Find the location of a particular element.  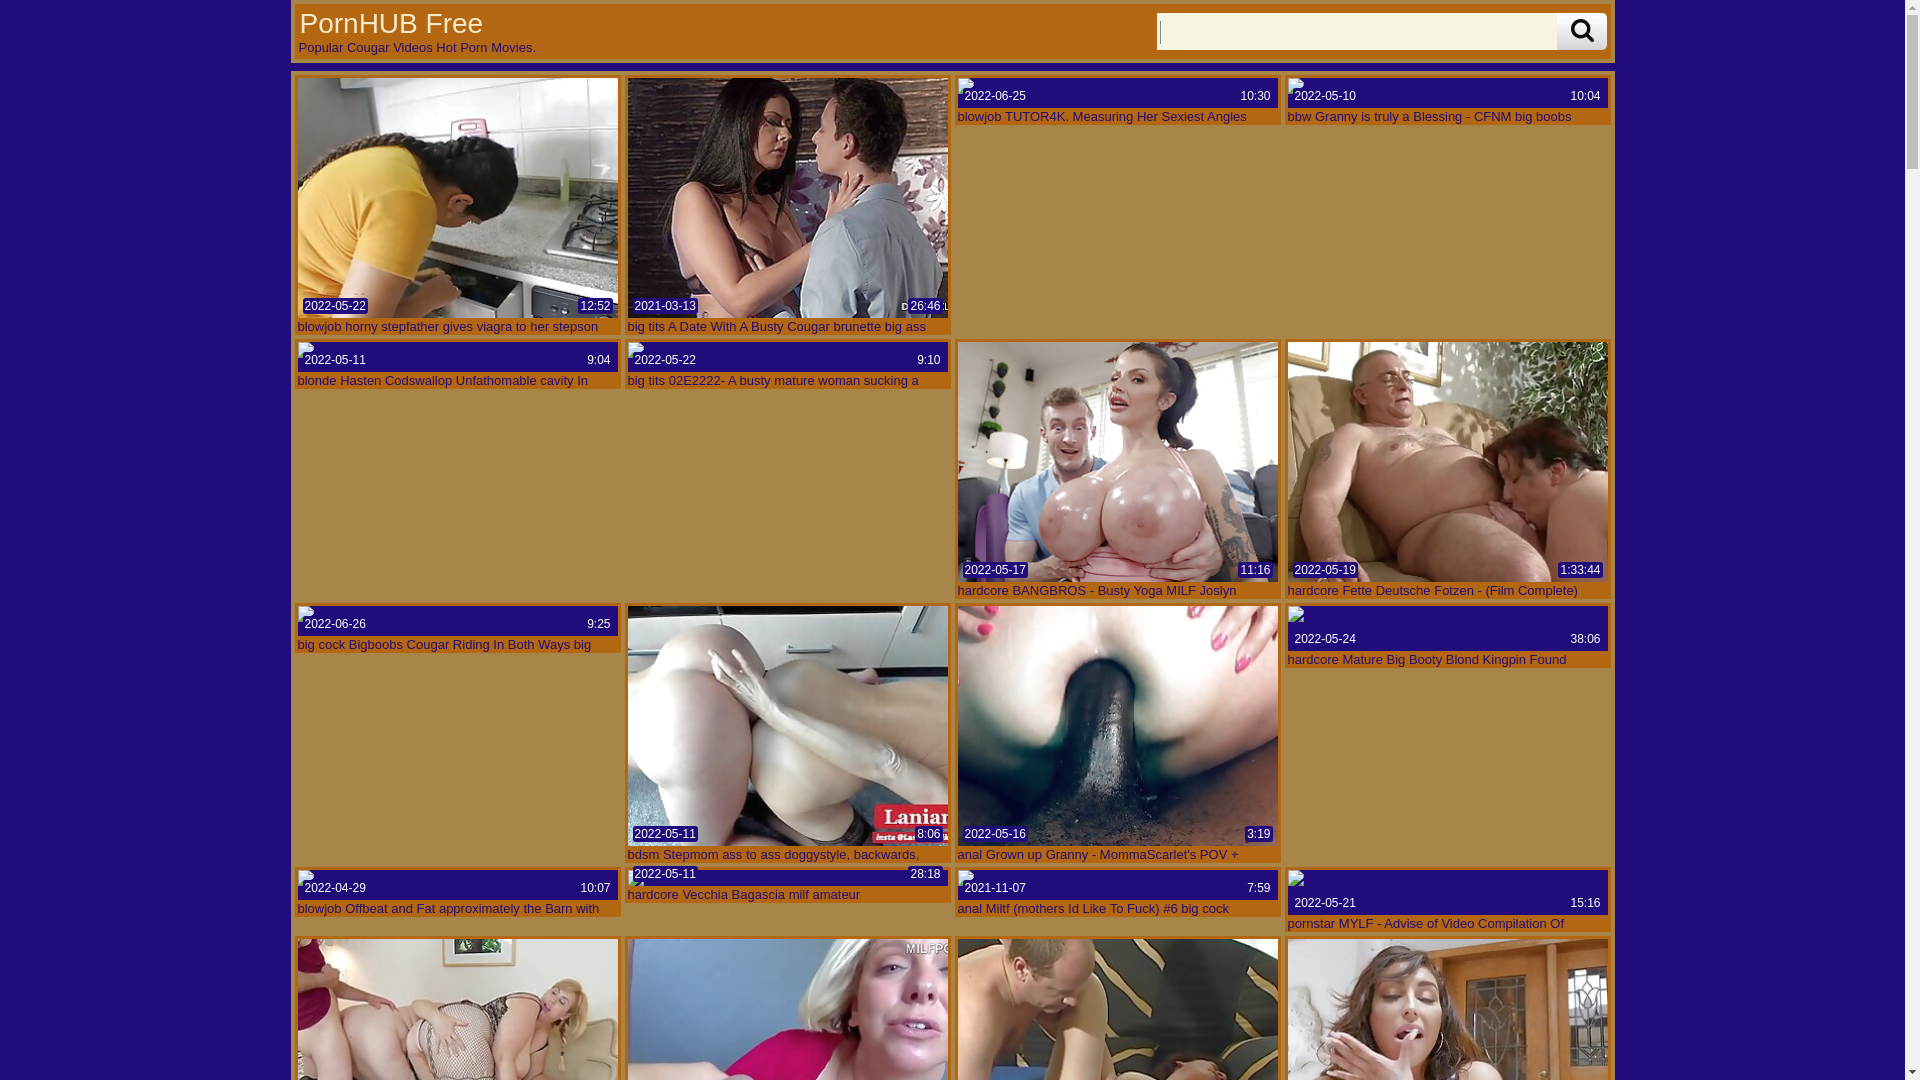

'PornHUB Free' is located at coordinates (390, 23).